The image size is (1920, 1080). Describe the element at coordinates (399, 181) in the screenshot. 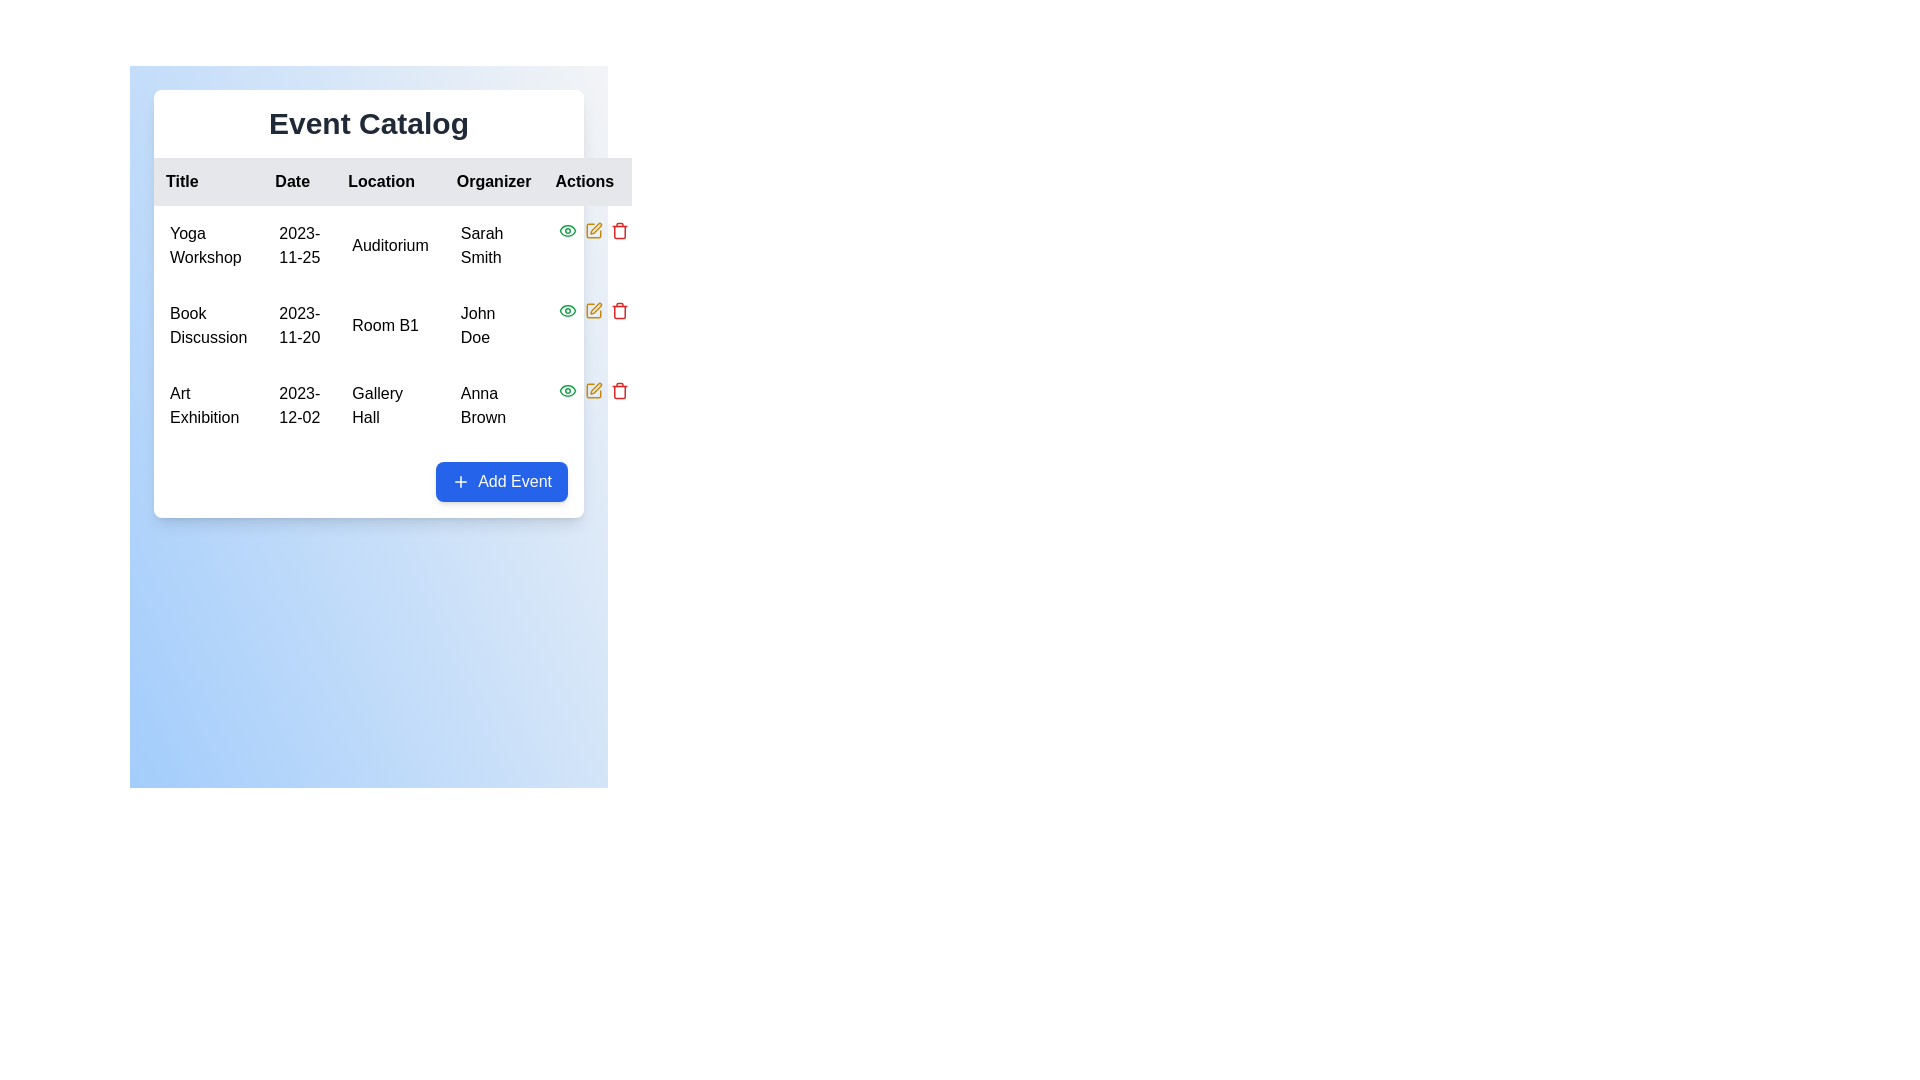

I see `the 'Location' table header cell, which is the third header cell in the table's header row under the 'Event Catalog' panel` at that location.